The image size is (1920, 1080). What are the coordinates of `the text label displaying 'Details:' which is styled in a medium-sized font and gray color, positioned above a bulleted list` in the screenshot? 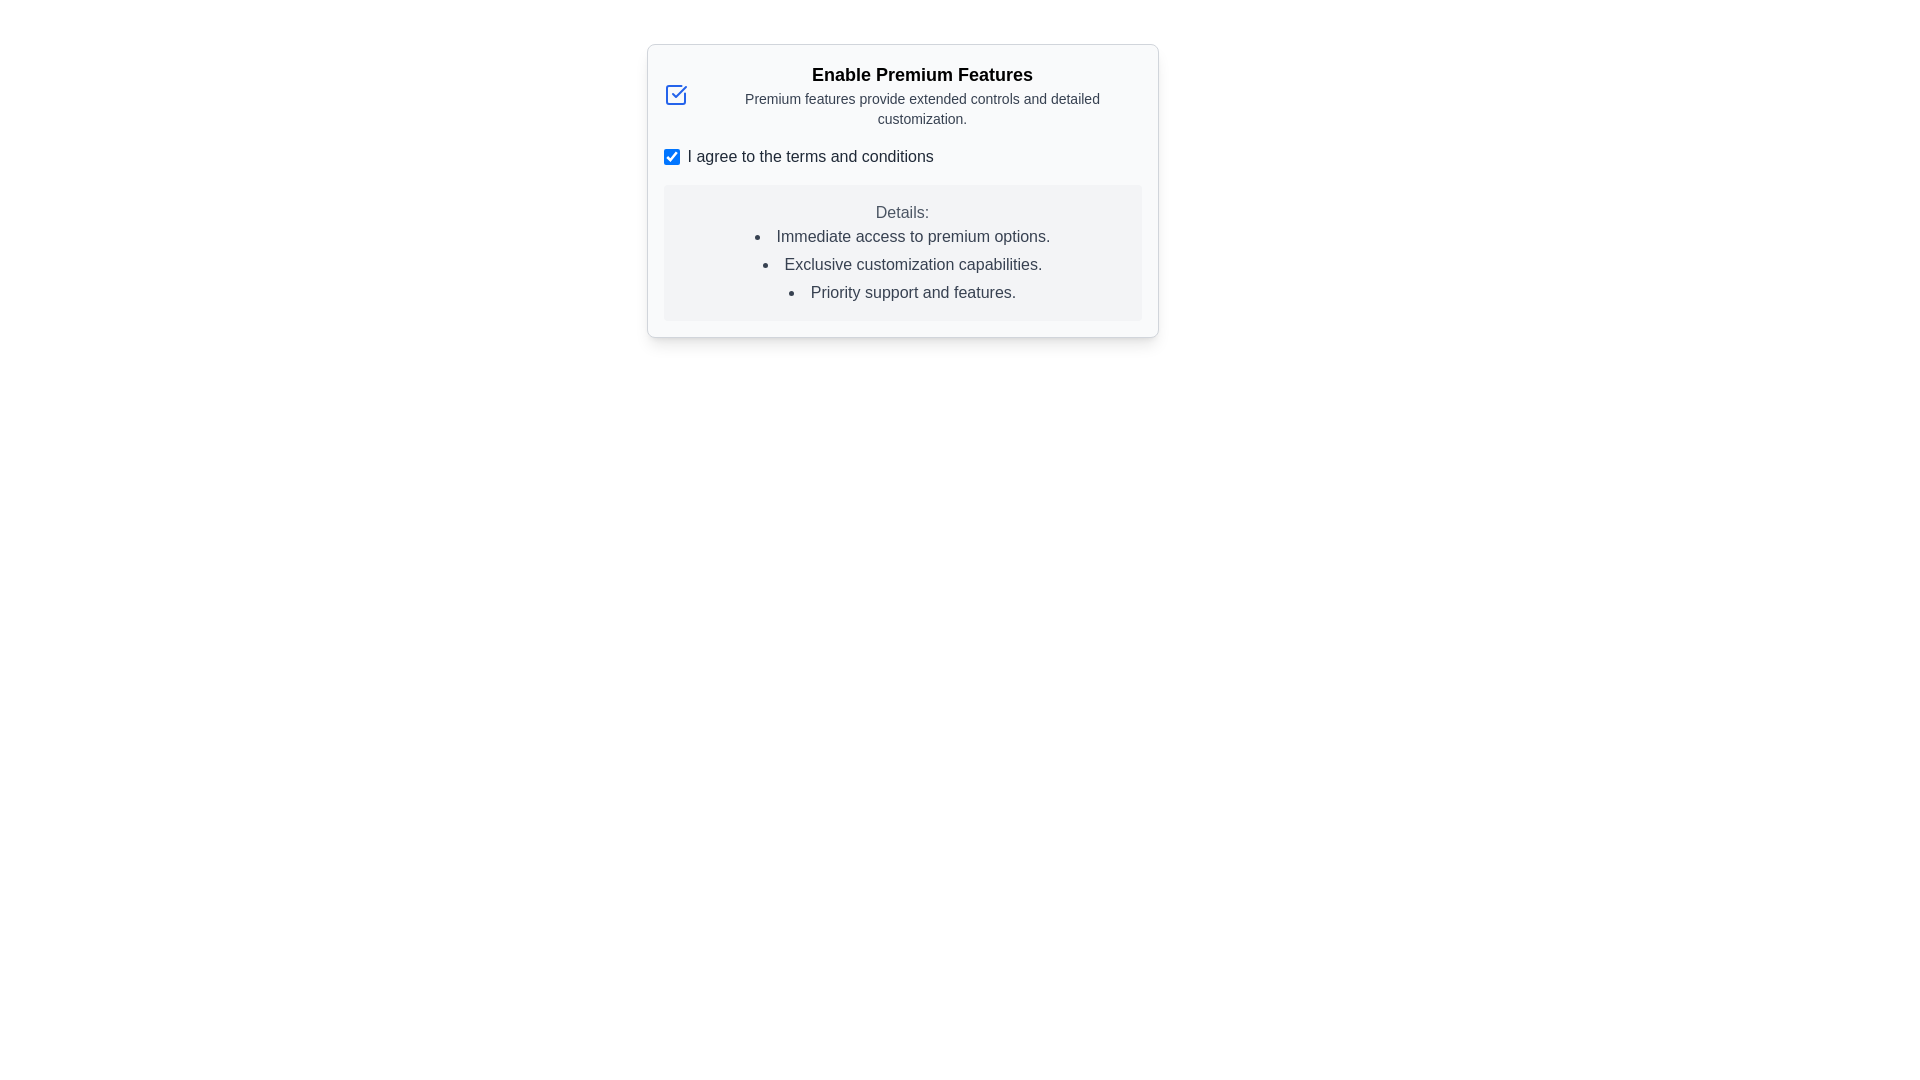 It's located at (901, 212).